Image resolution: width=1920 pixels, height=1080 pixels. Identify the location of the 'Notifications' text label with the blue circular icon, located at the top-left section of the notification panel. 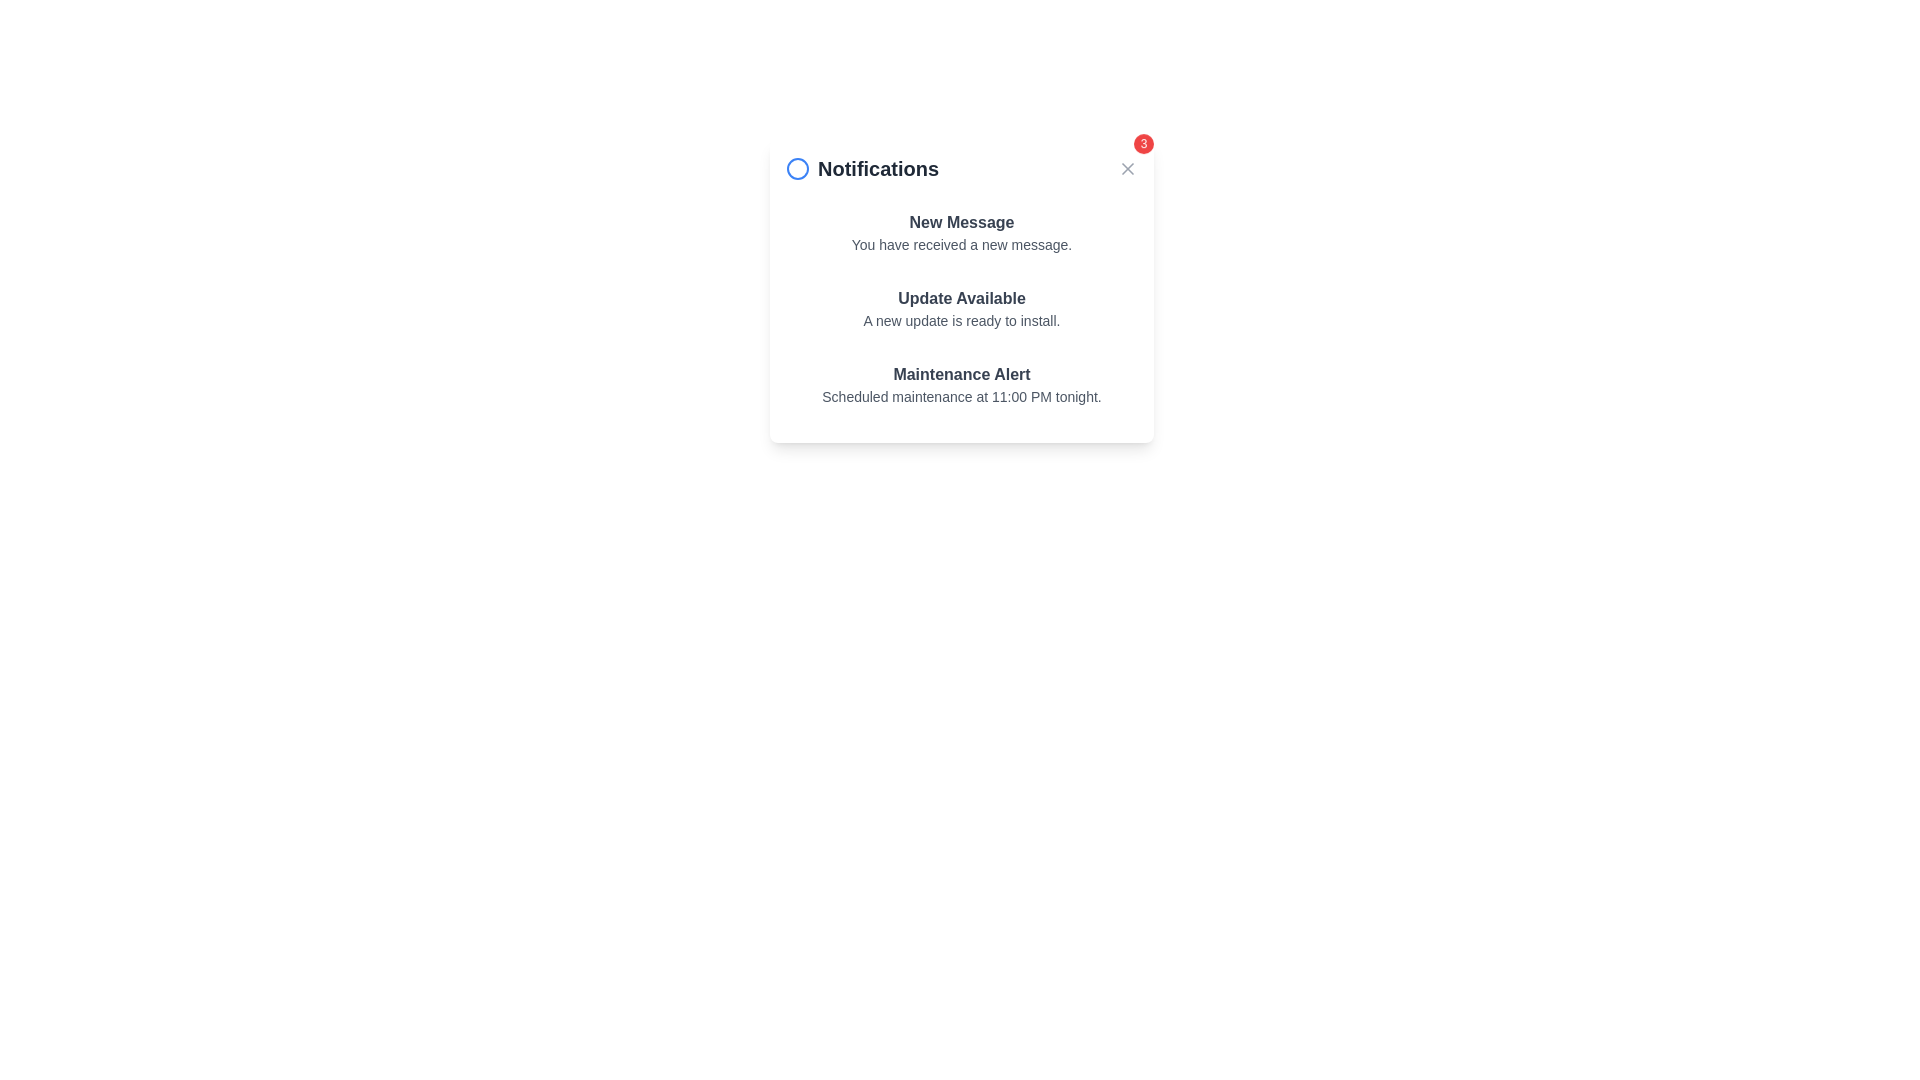
(862, 168).